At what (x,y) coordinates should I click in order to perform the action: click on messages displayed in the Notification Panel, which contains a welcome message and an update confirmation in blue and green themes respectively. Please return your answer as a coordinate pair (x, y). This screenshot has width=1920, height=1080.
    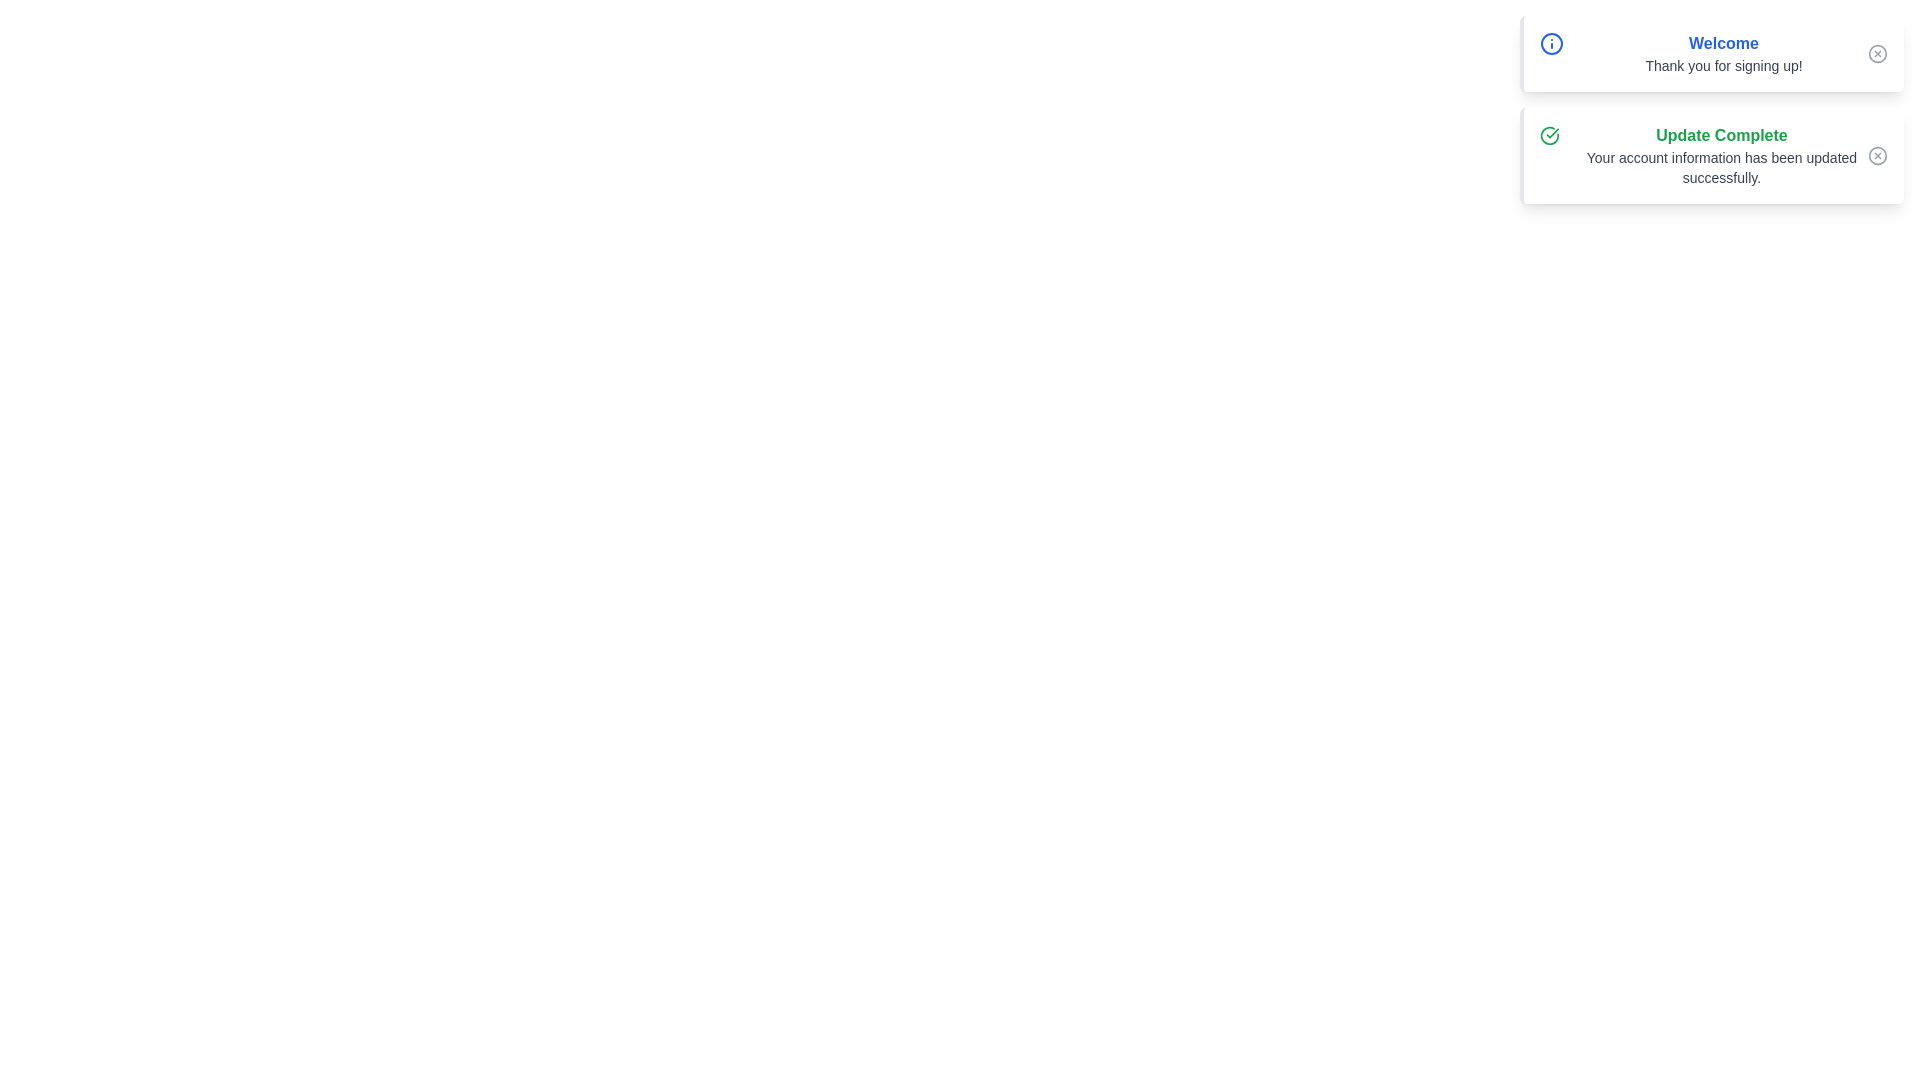
    Looking at the image, I should click on (1711, 110).